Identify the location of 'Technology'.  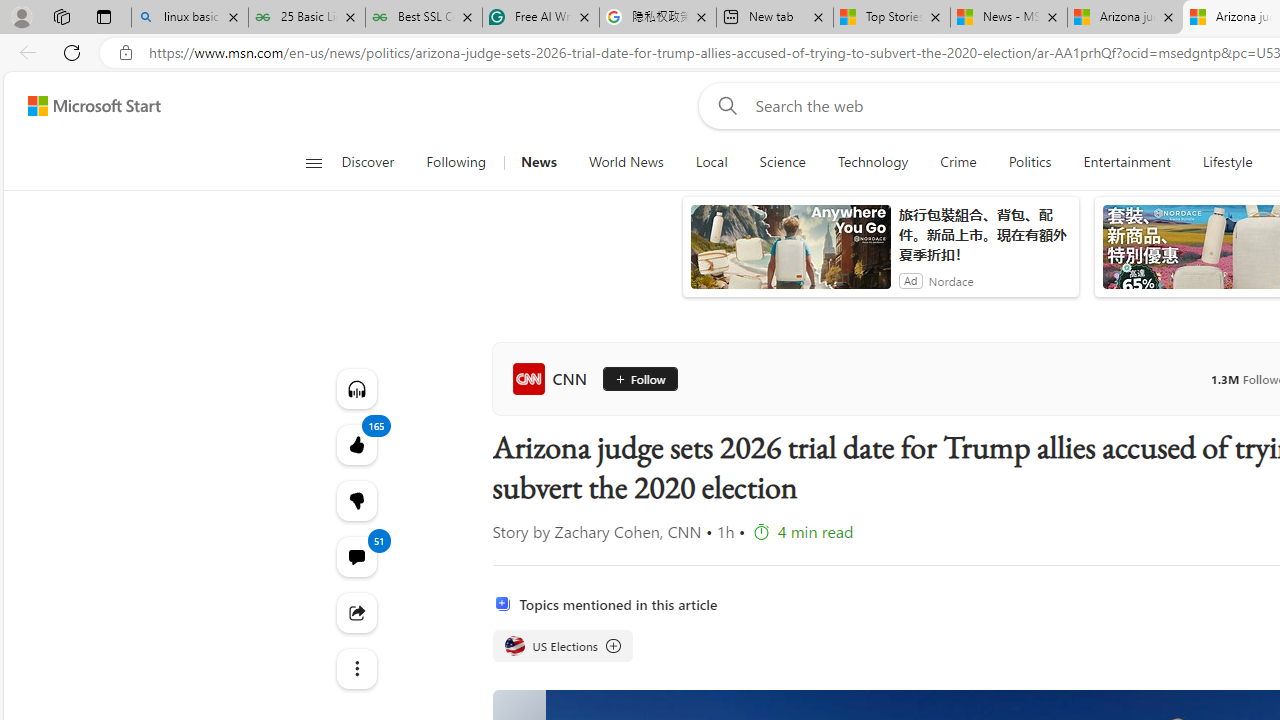
(872, 162).